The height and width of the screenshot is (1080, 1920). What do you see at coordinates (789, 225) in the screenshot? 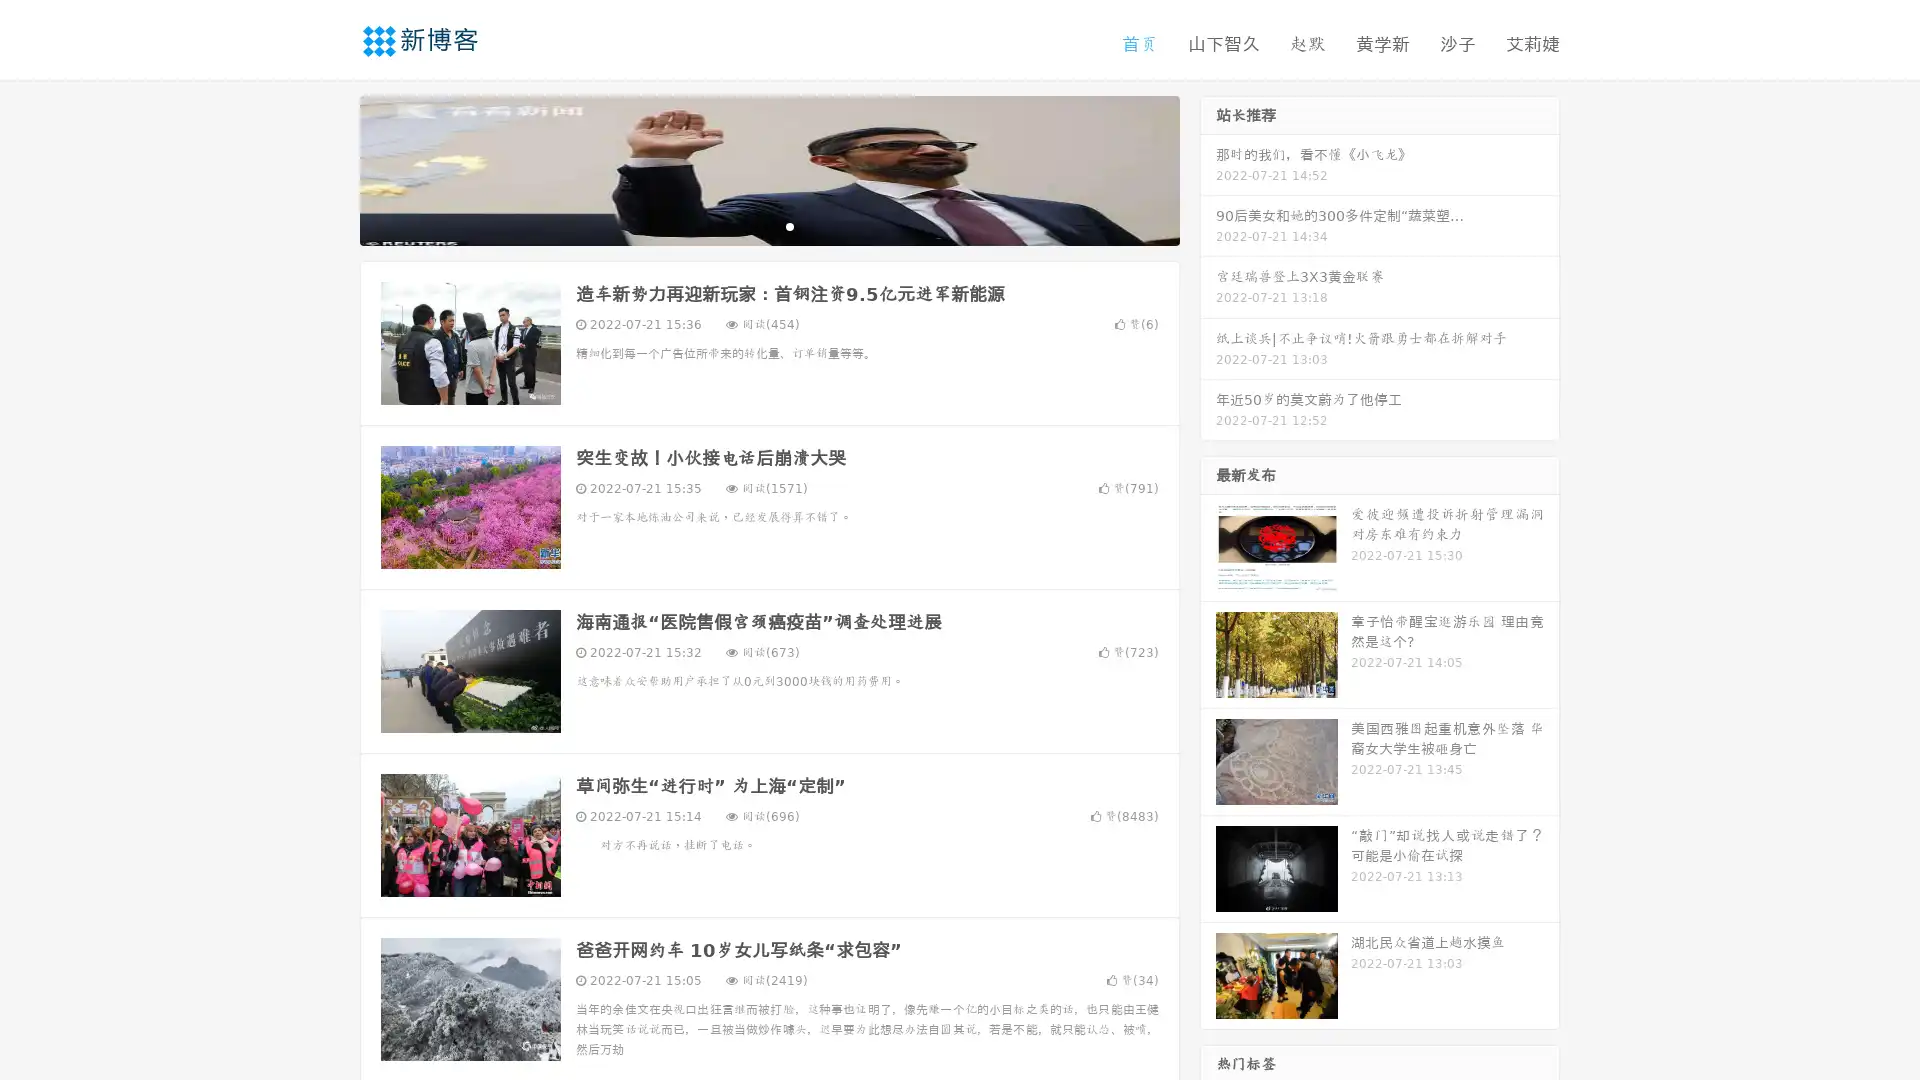
I see `Go to slide 3` at bounding box center [789, 225].